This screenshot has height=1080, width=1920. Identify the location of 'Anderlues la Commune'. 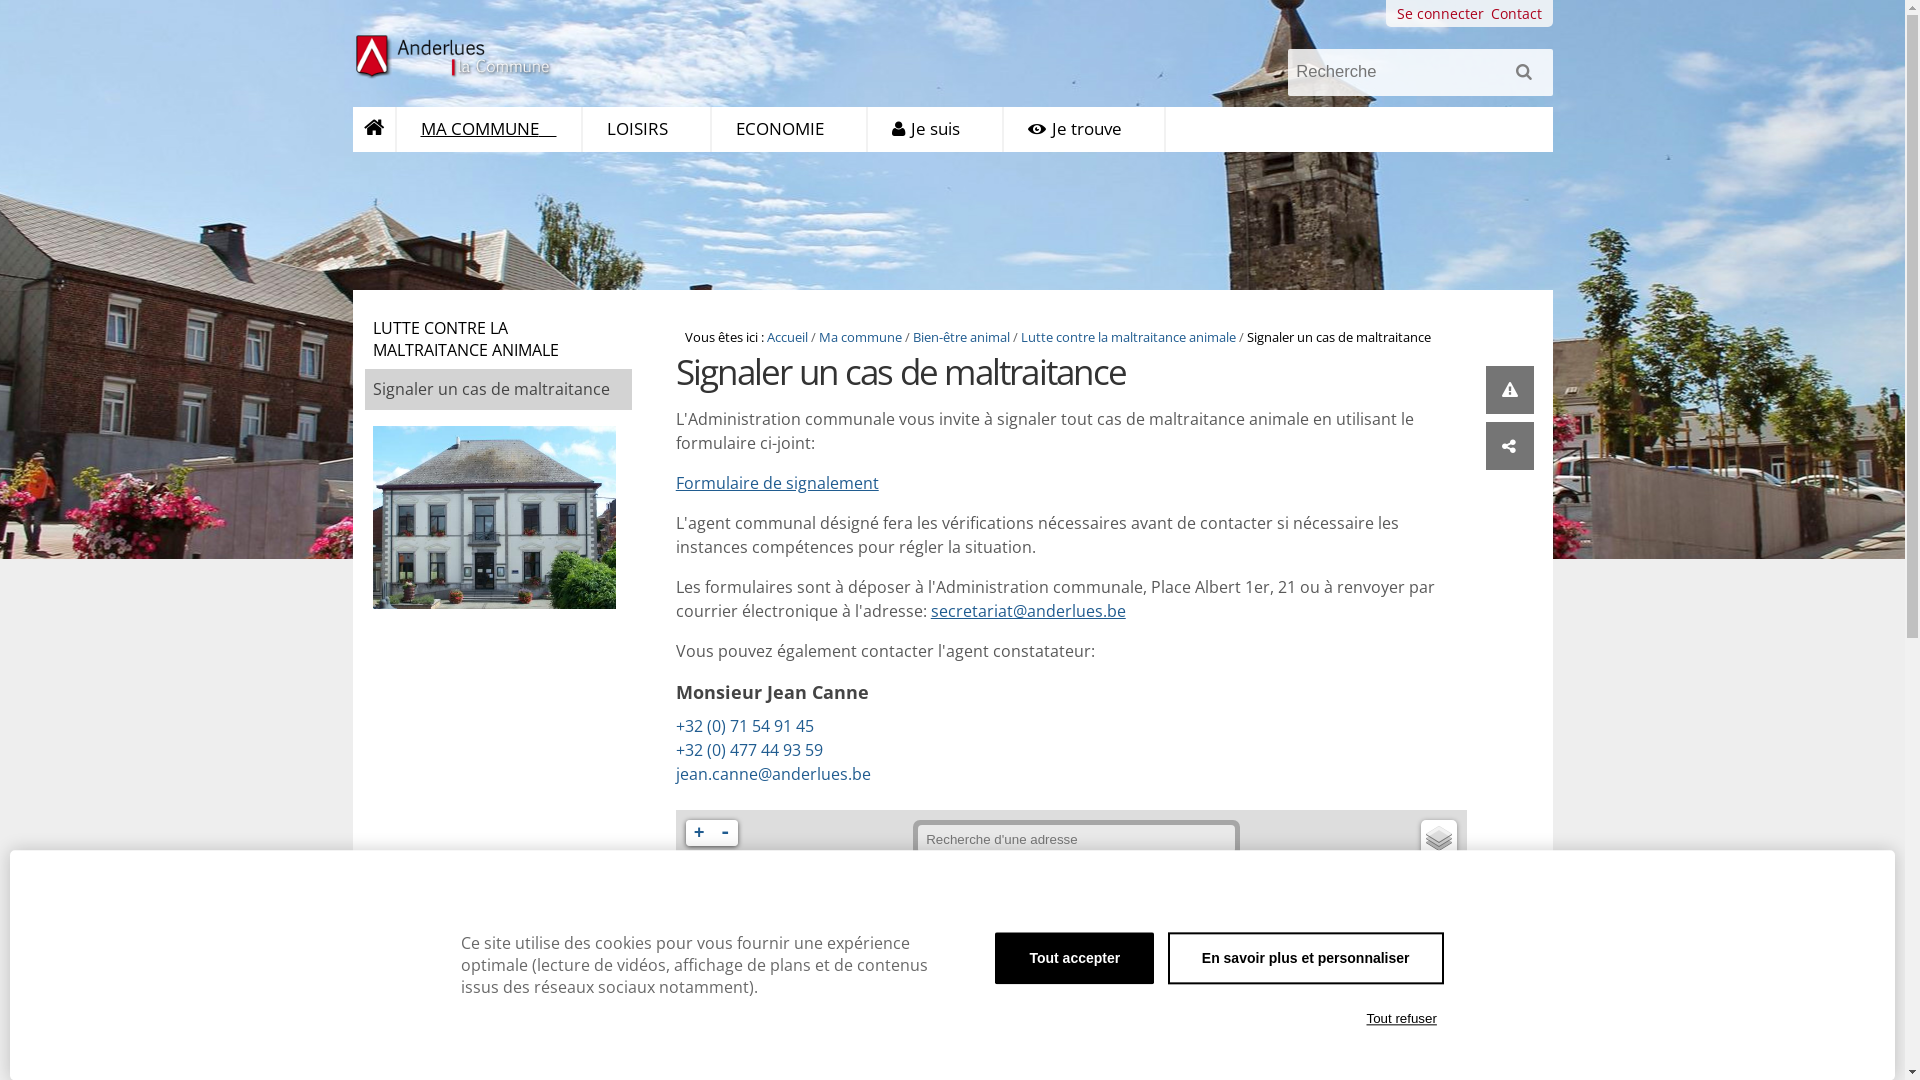
(456, 56).